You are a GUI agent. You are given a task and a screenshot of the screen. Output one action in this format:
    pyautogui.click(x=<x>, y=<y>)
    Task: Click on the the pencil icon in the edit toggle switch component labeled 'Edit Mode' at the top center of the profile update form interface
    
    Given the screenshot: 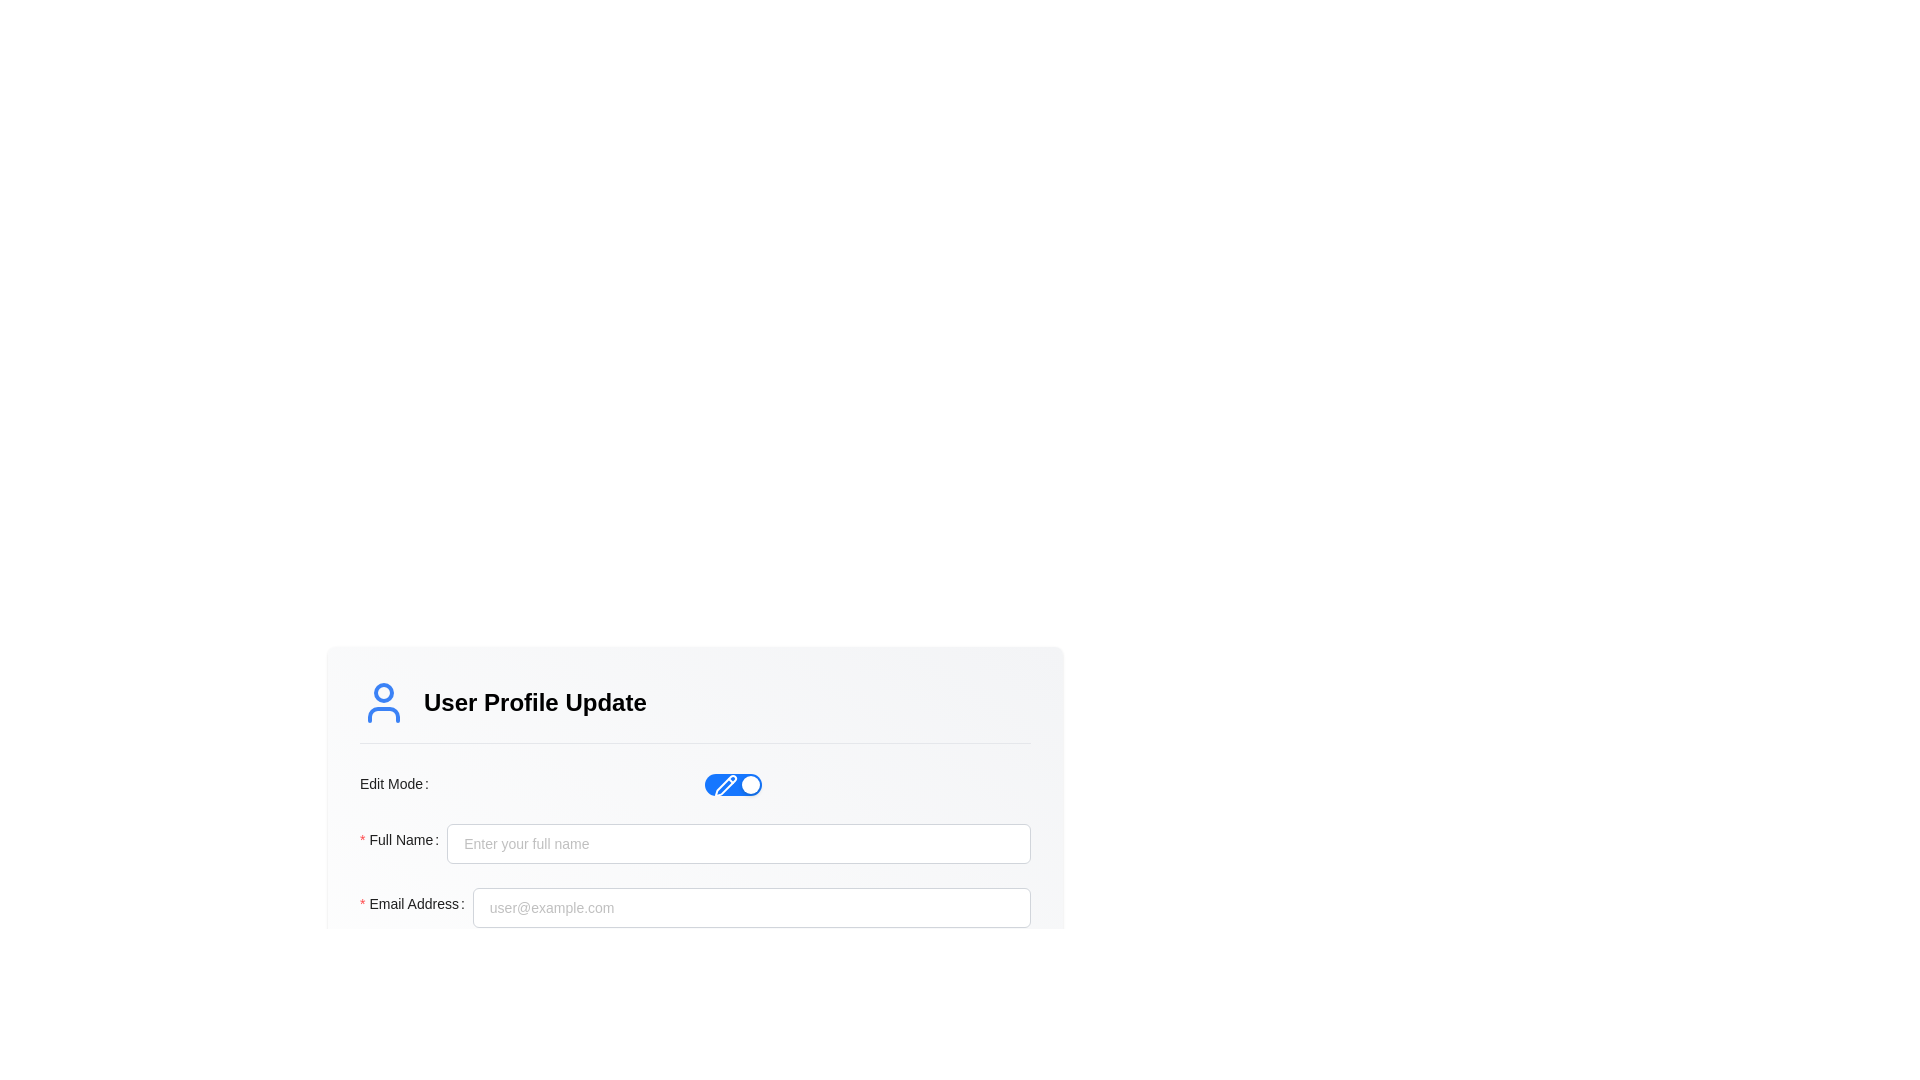 What is the action you would take?
    pyautogui.click(x=725, y=784)
    